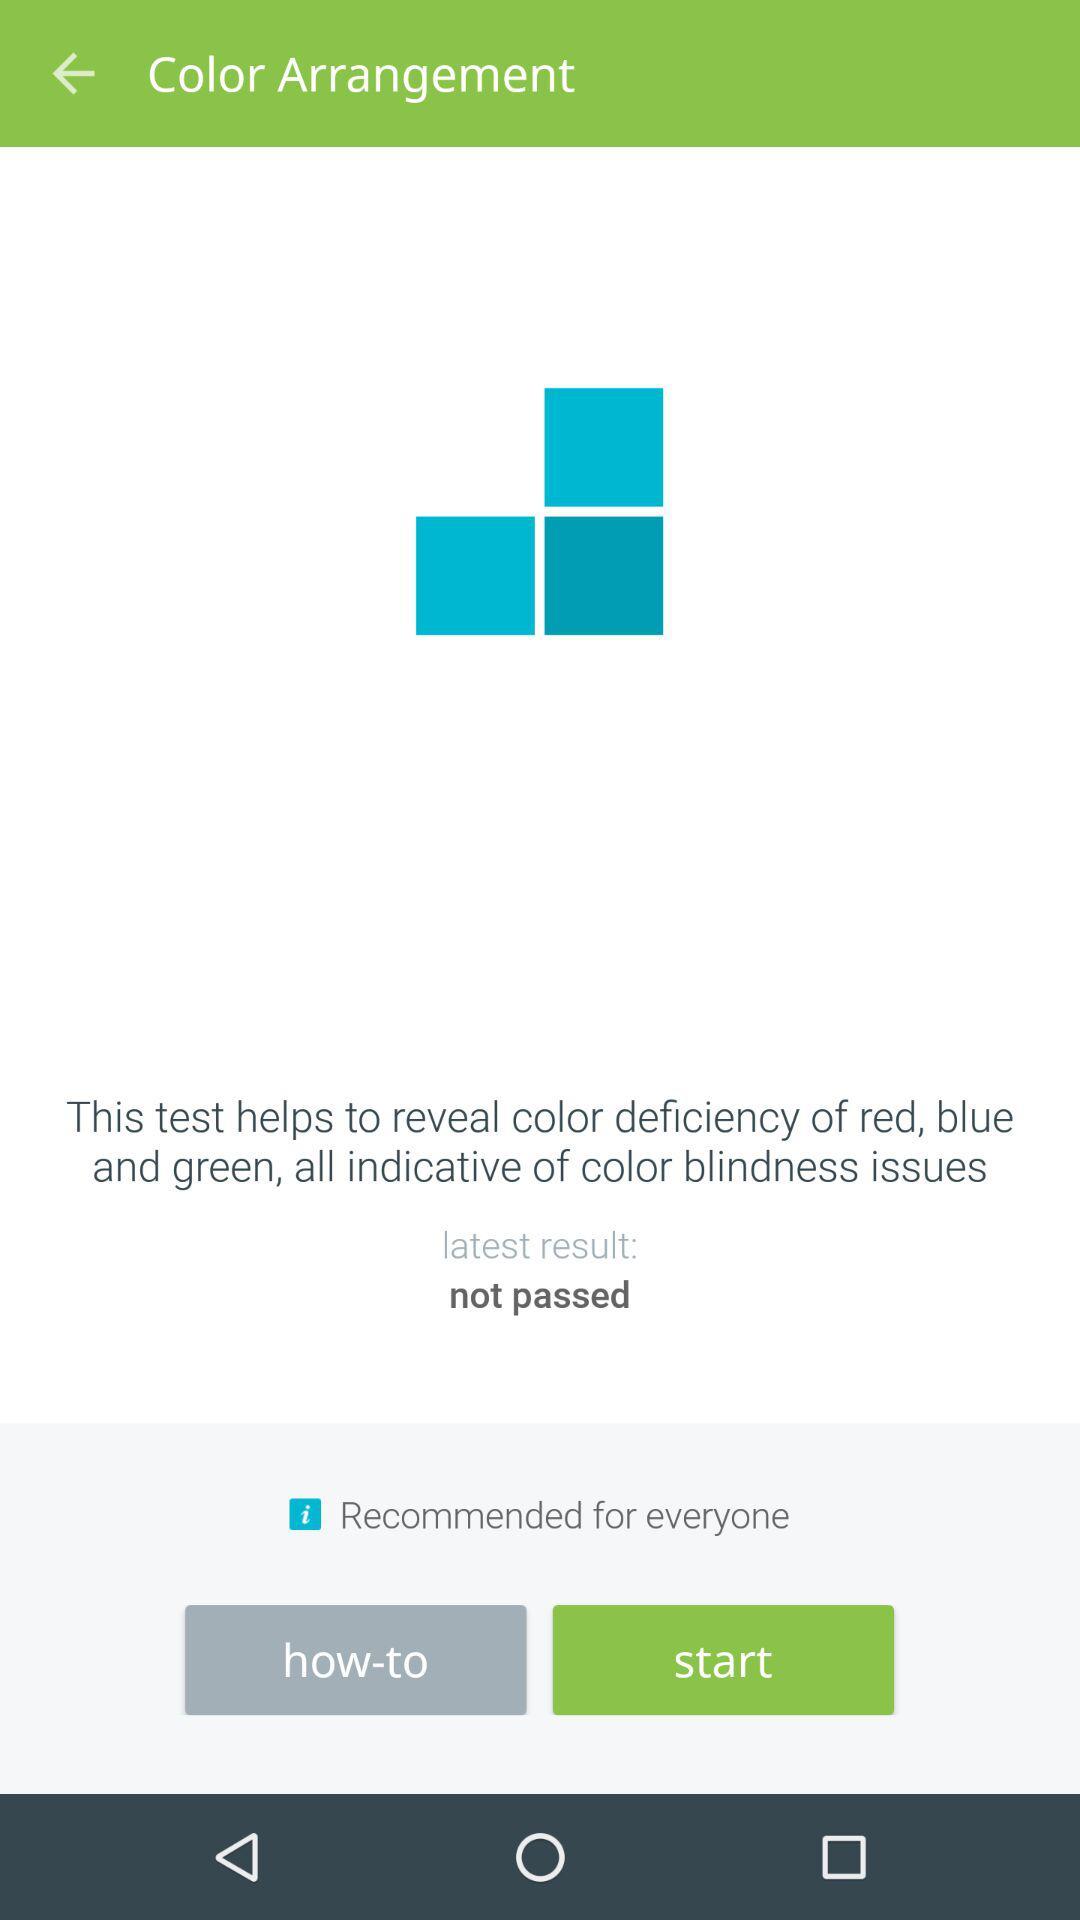  I want to click on the item next to the start icon, so click(354, 1660).